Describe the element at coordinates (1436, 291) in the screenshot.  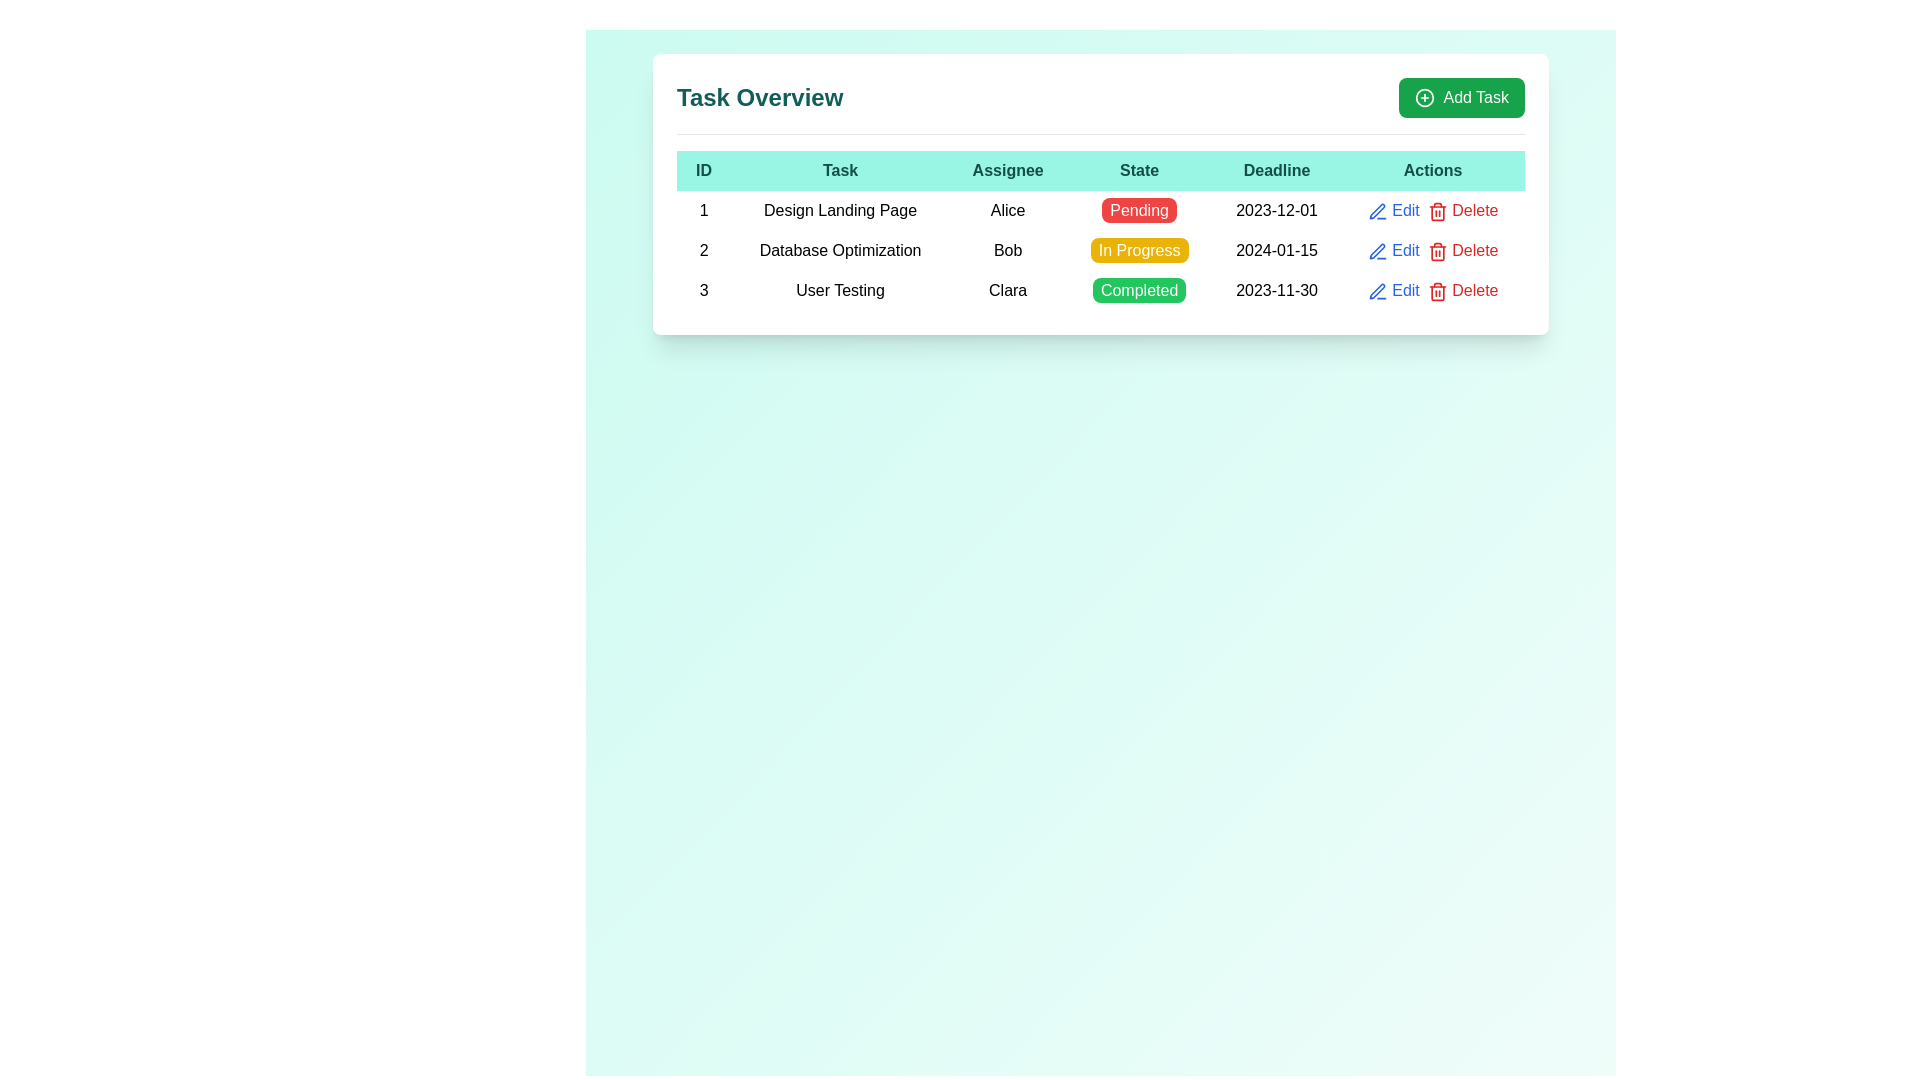
I see `the red-colored trash can icon in the 'Actions' column of the third row of the table` at that location.